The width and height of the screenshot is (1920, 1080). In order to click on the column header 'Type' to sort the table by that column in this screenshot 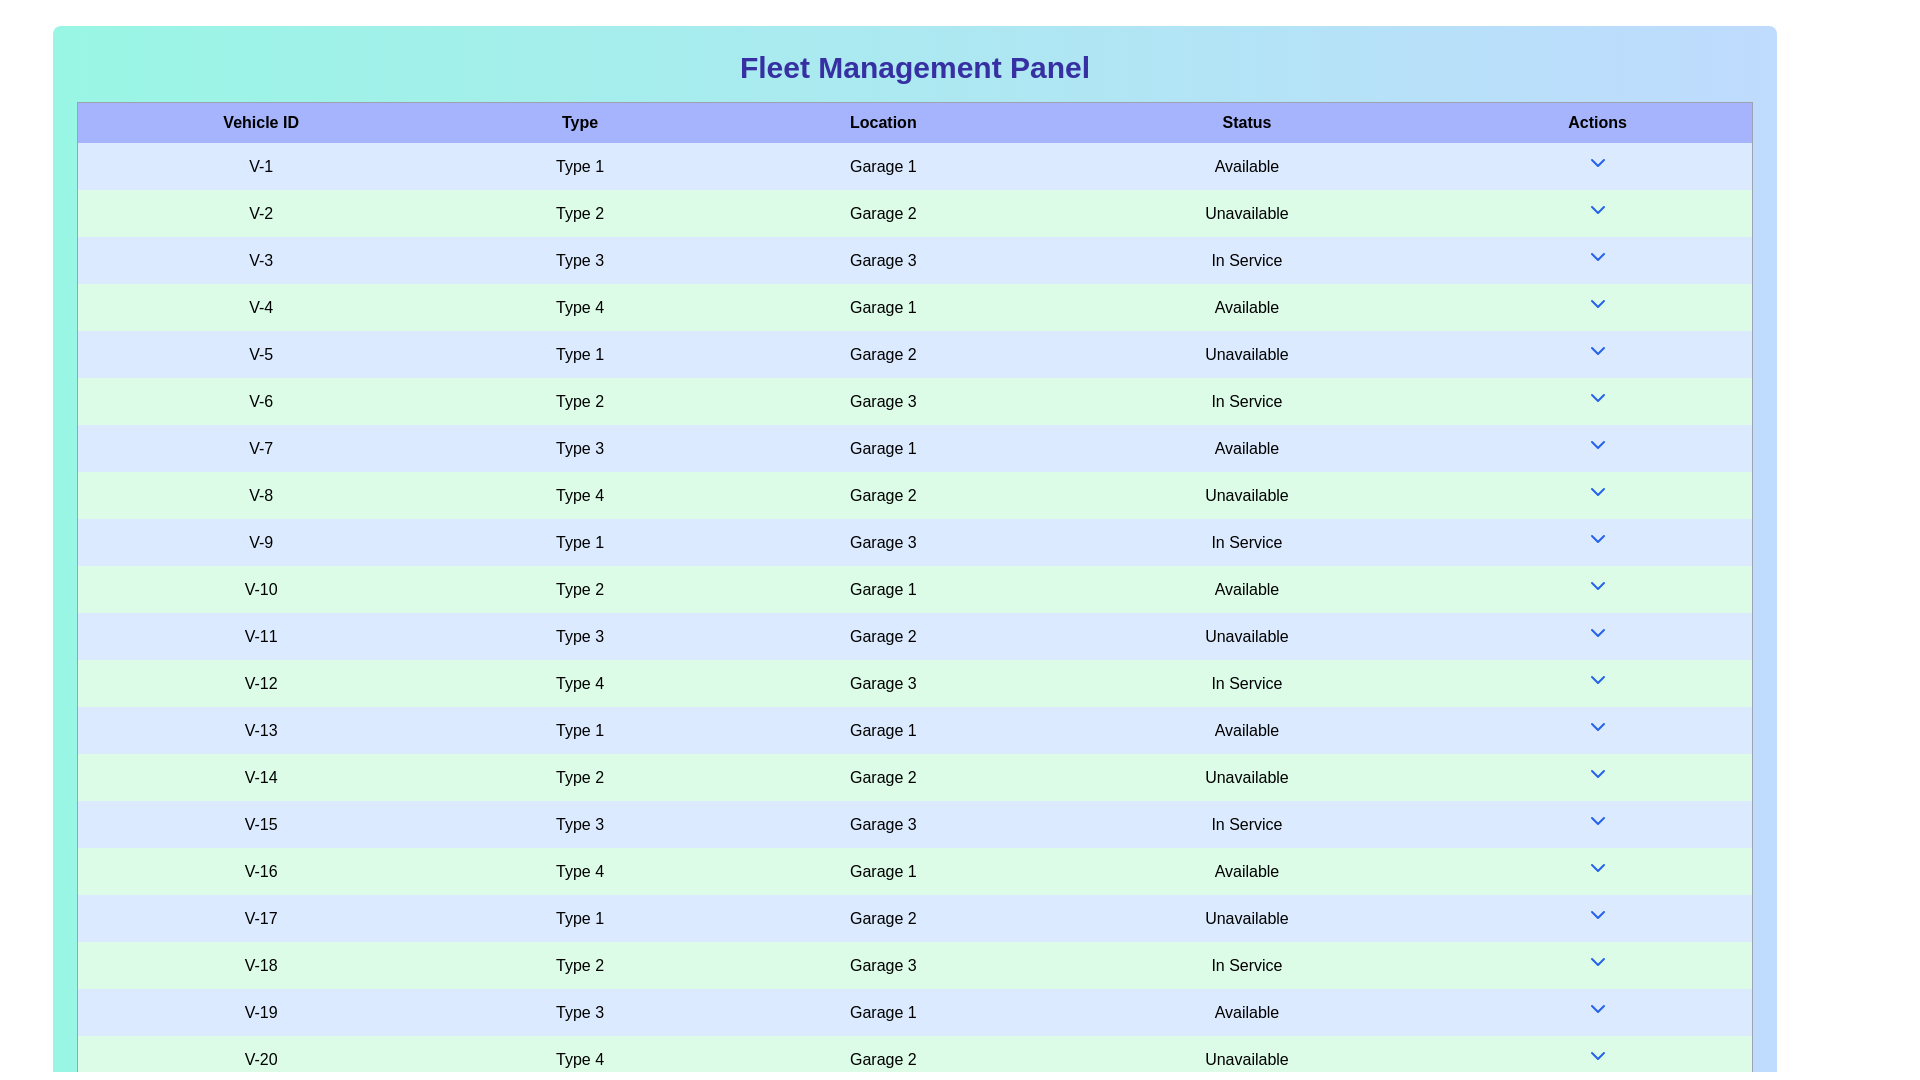, I will do `click(579, 122)`.